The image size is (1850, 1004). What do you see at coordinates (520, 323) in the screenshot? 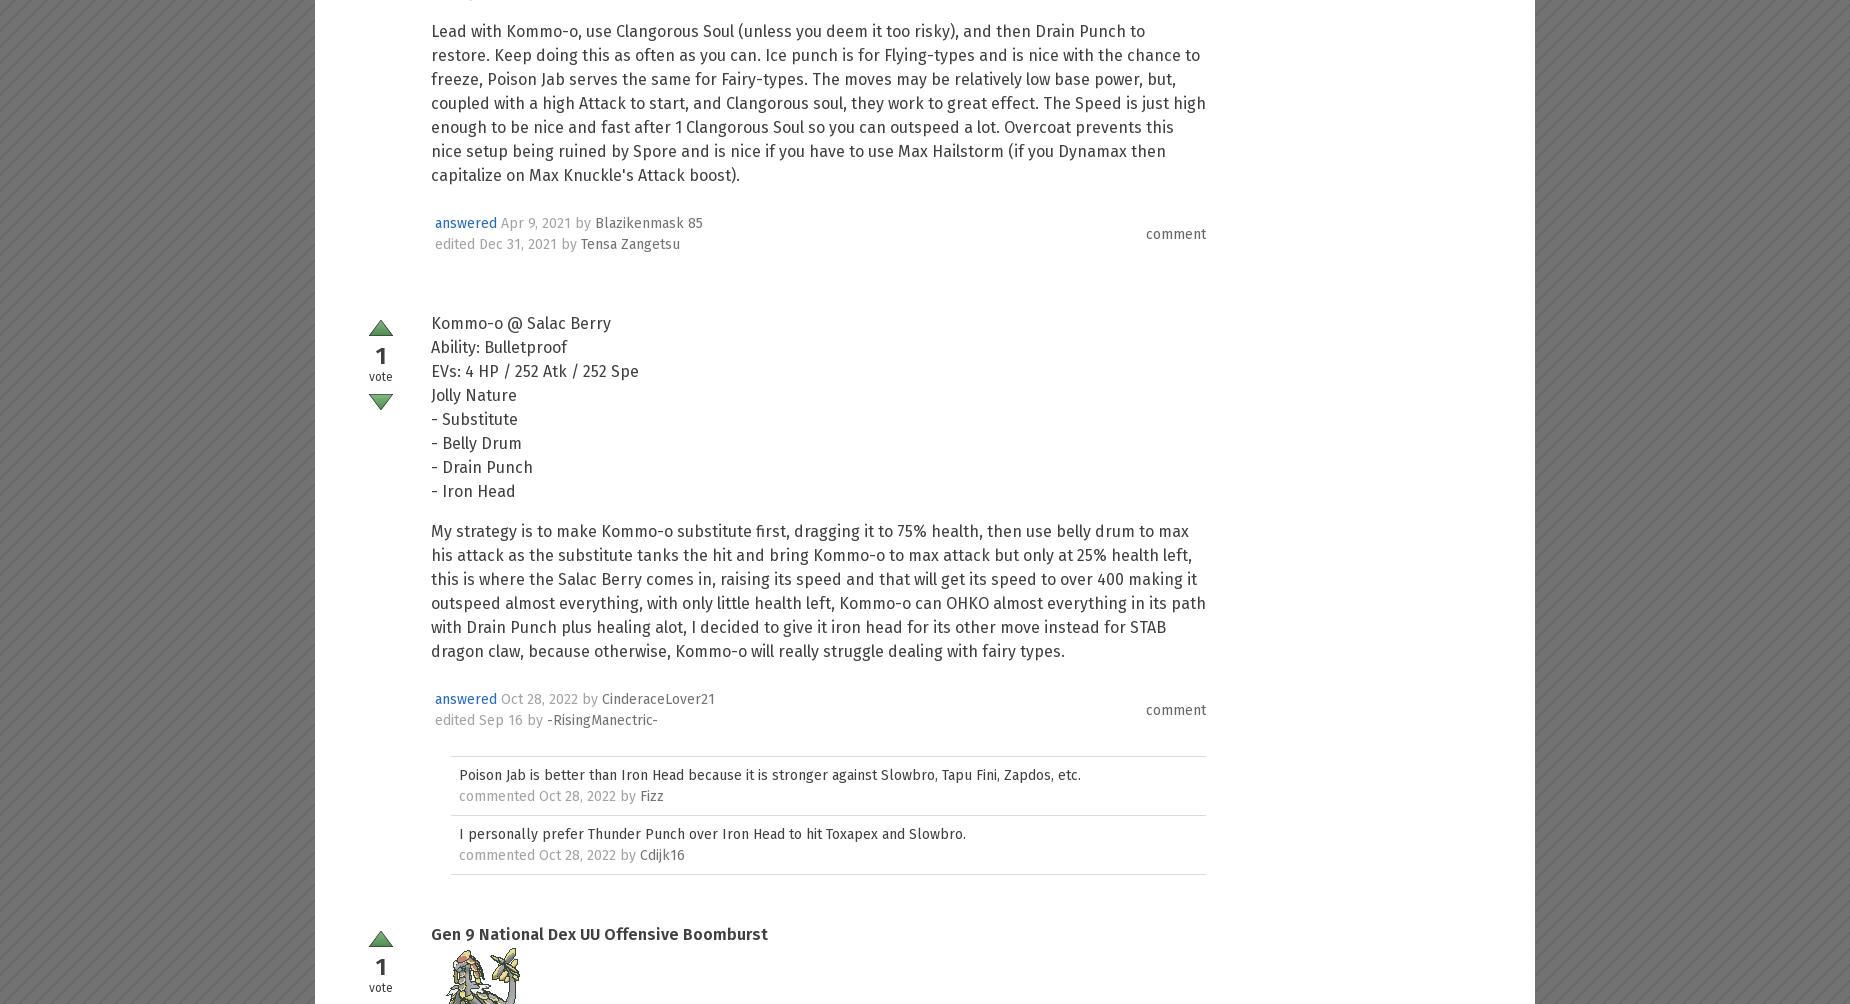
I see `'Kommo-o @ Salac Berry'` at bounding box center [520, 323].